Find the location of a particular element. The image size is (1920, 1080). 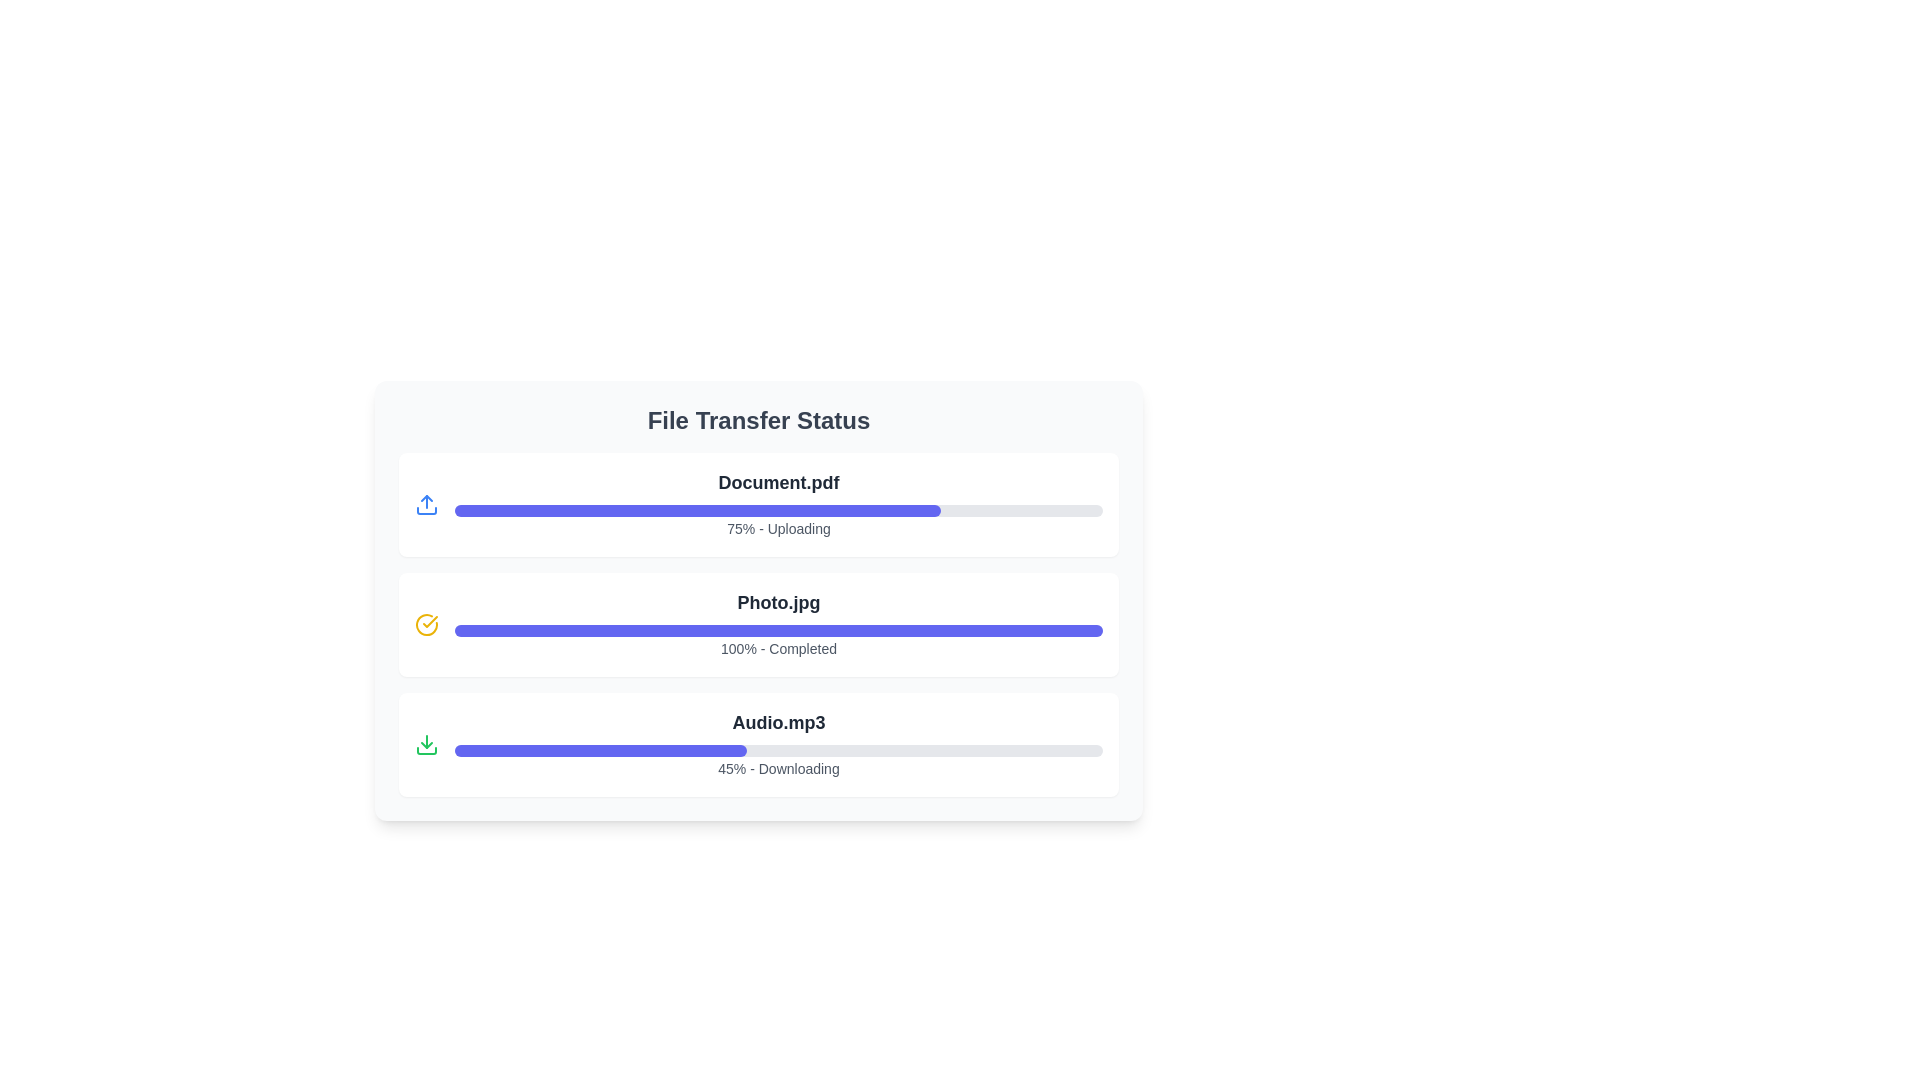

the circular yellow check mark icon in the second file transfer status row for 'Photo.jpg' is located at coordinates (426, 623).